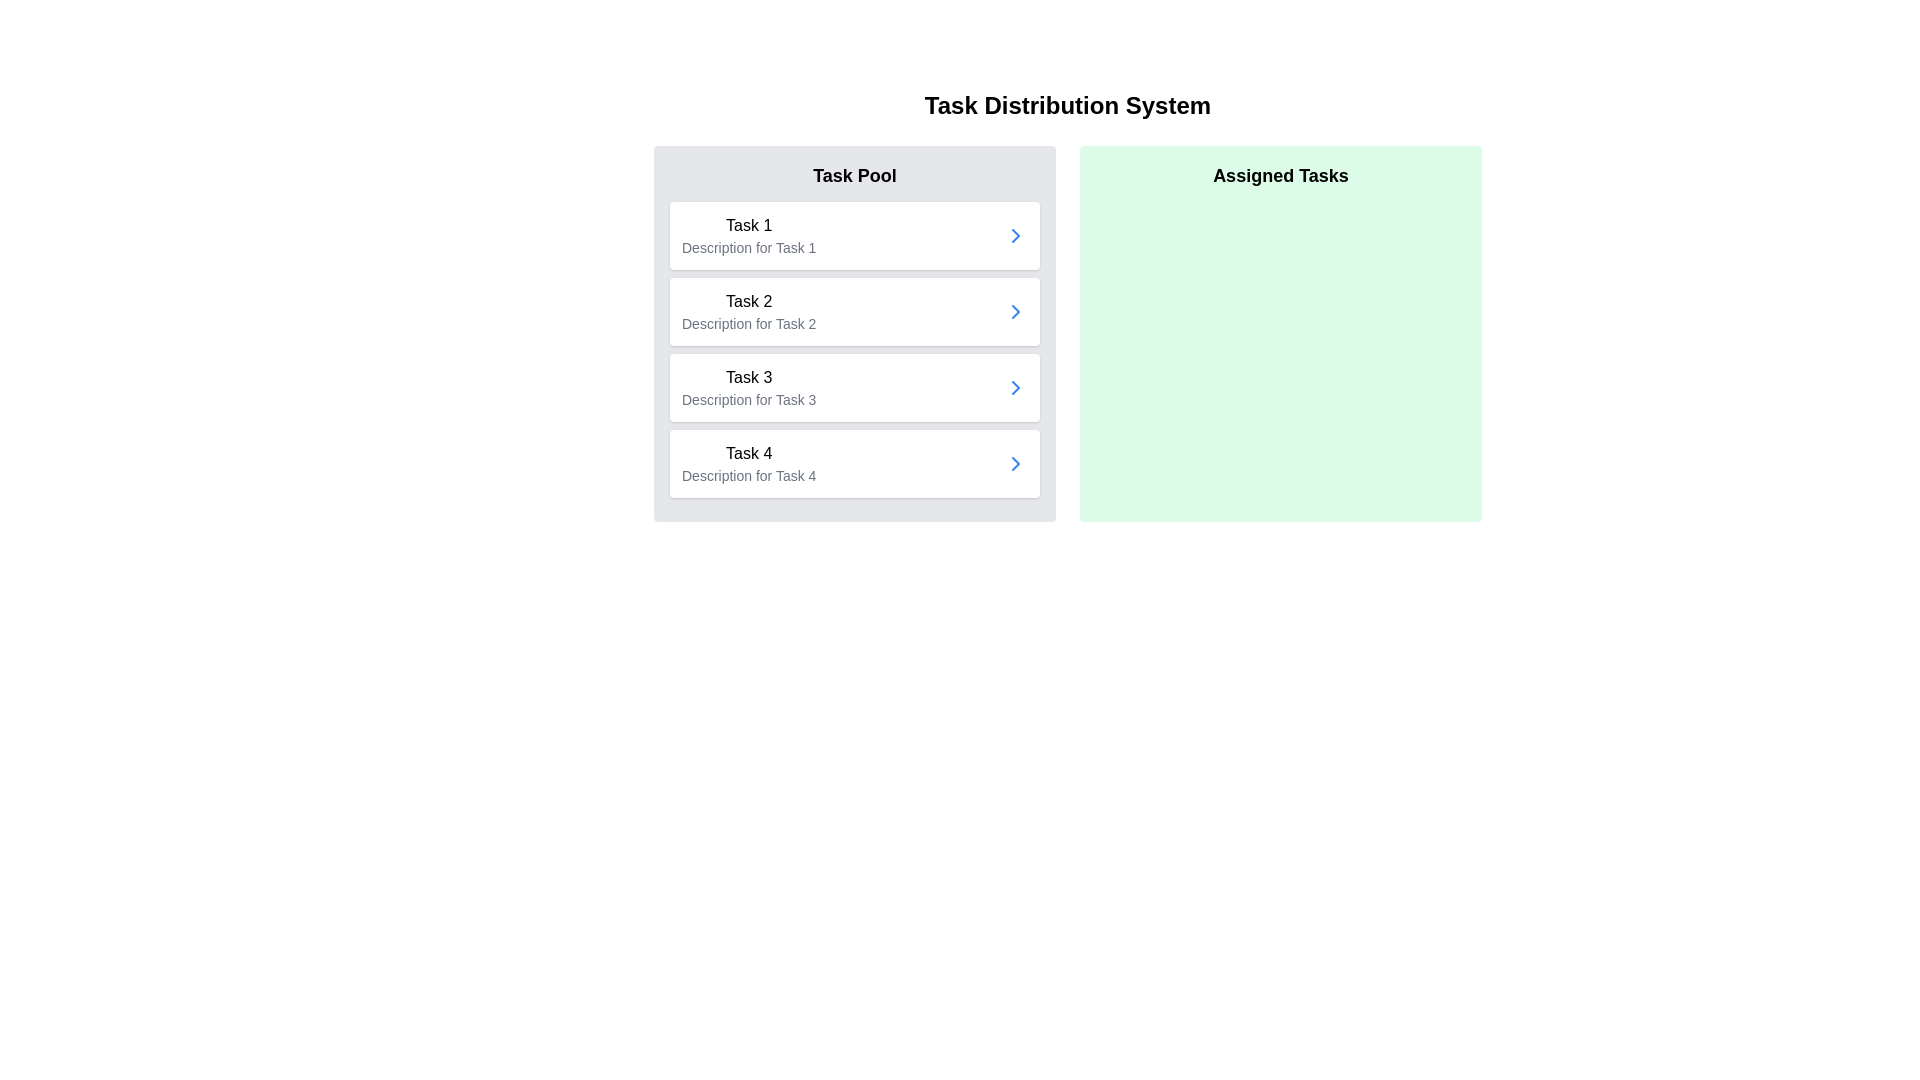  Describe the element at coordinates (854, 463) in the screenshot. I see `on the task item labeled 'Task 4' in the 'Task Pool' section` at that location.